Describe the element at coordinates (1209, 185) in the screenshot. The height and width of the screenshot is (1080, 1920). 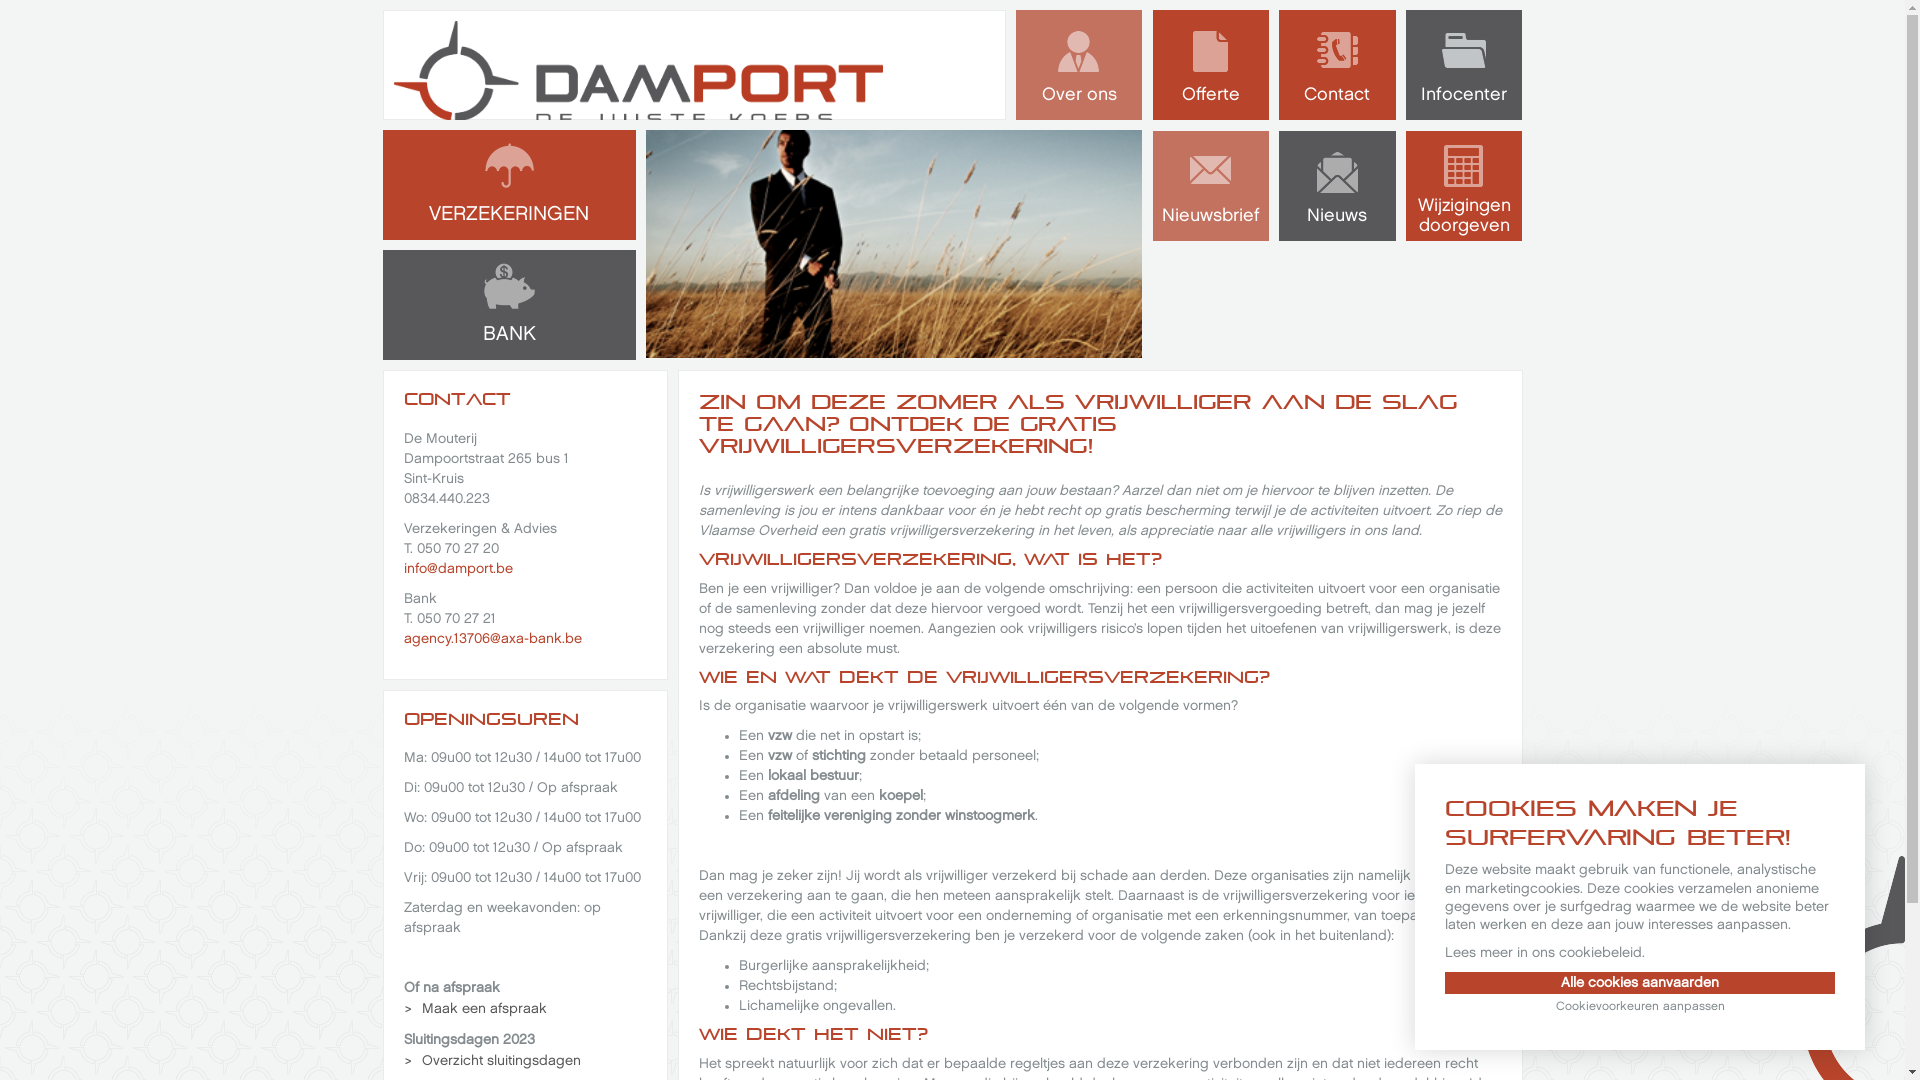
I see `'Nieuwsbrief'` at that location.